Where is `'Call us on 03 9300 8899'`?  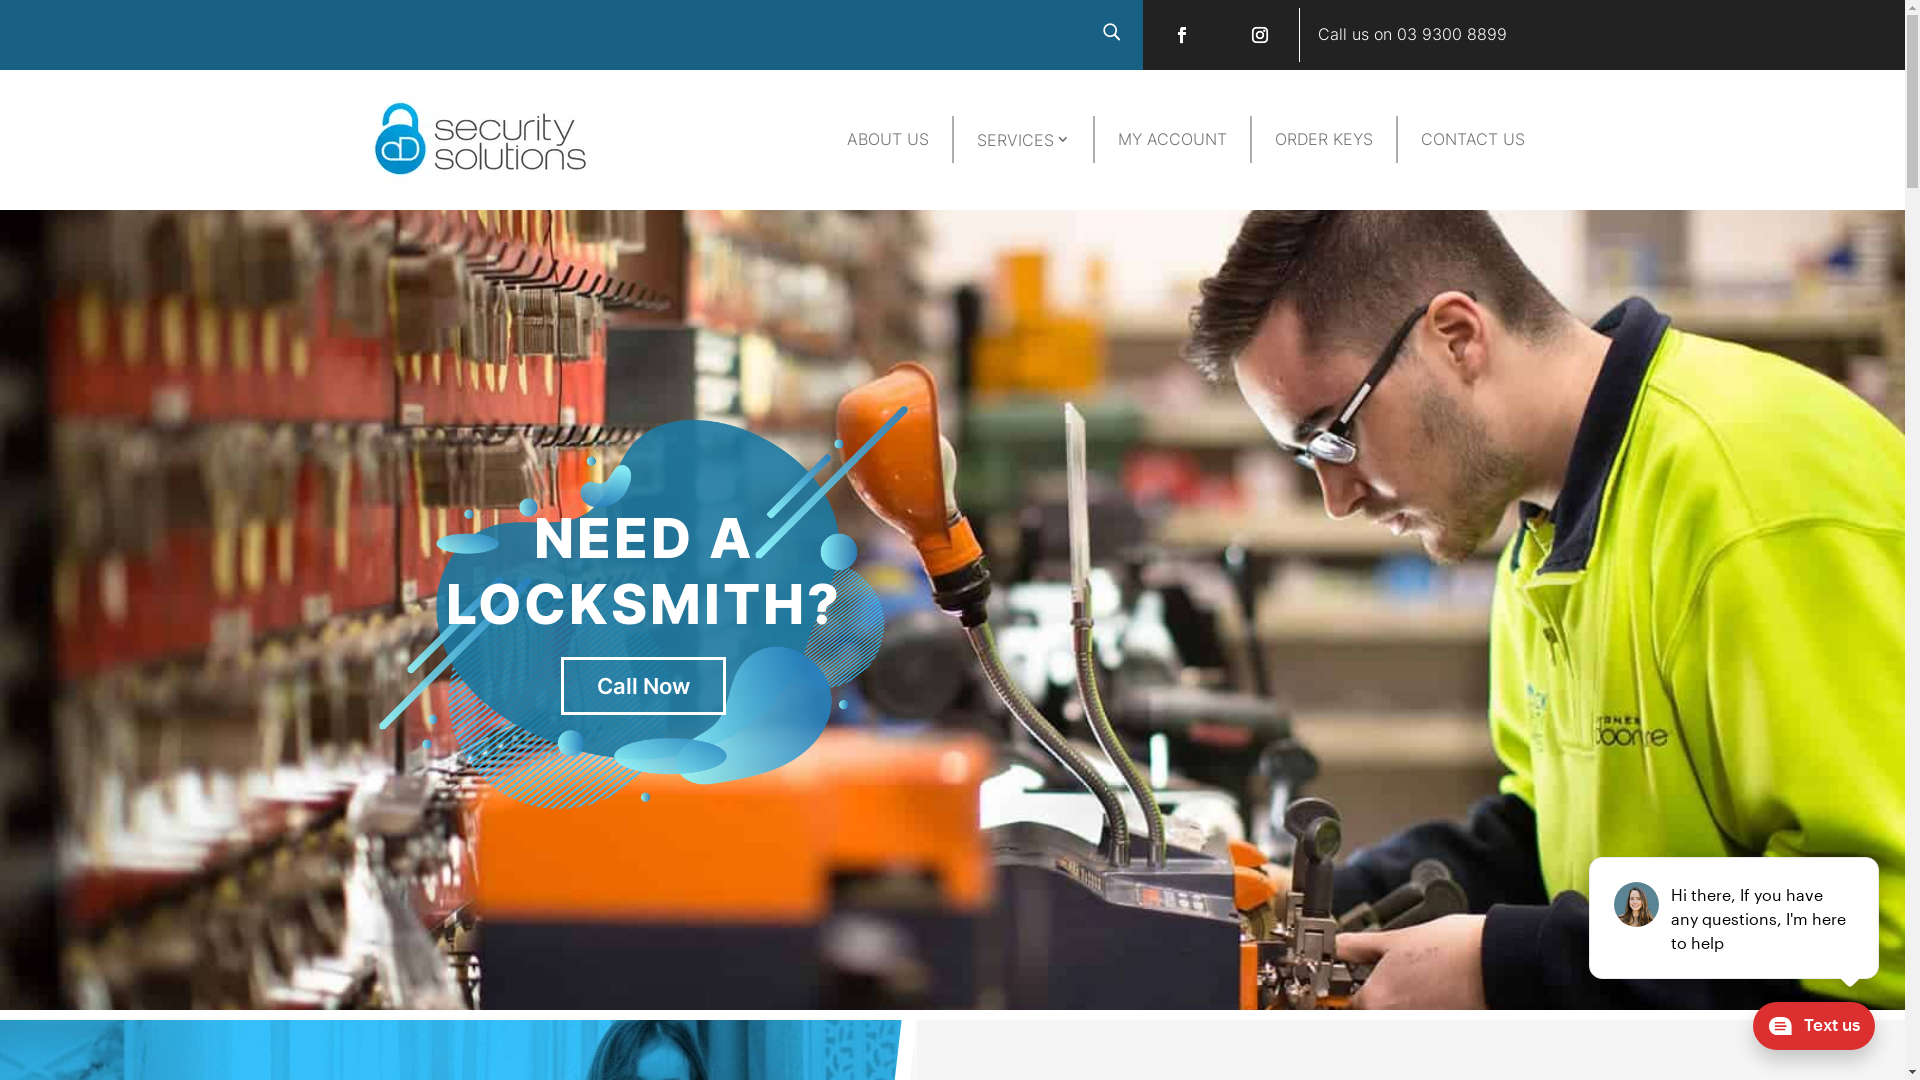
'Call us on 03 9300 8899' is located at coordinates (1411, 34).